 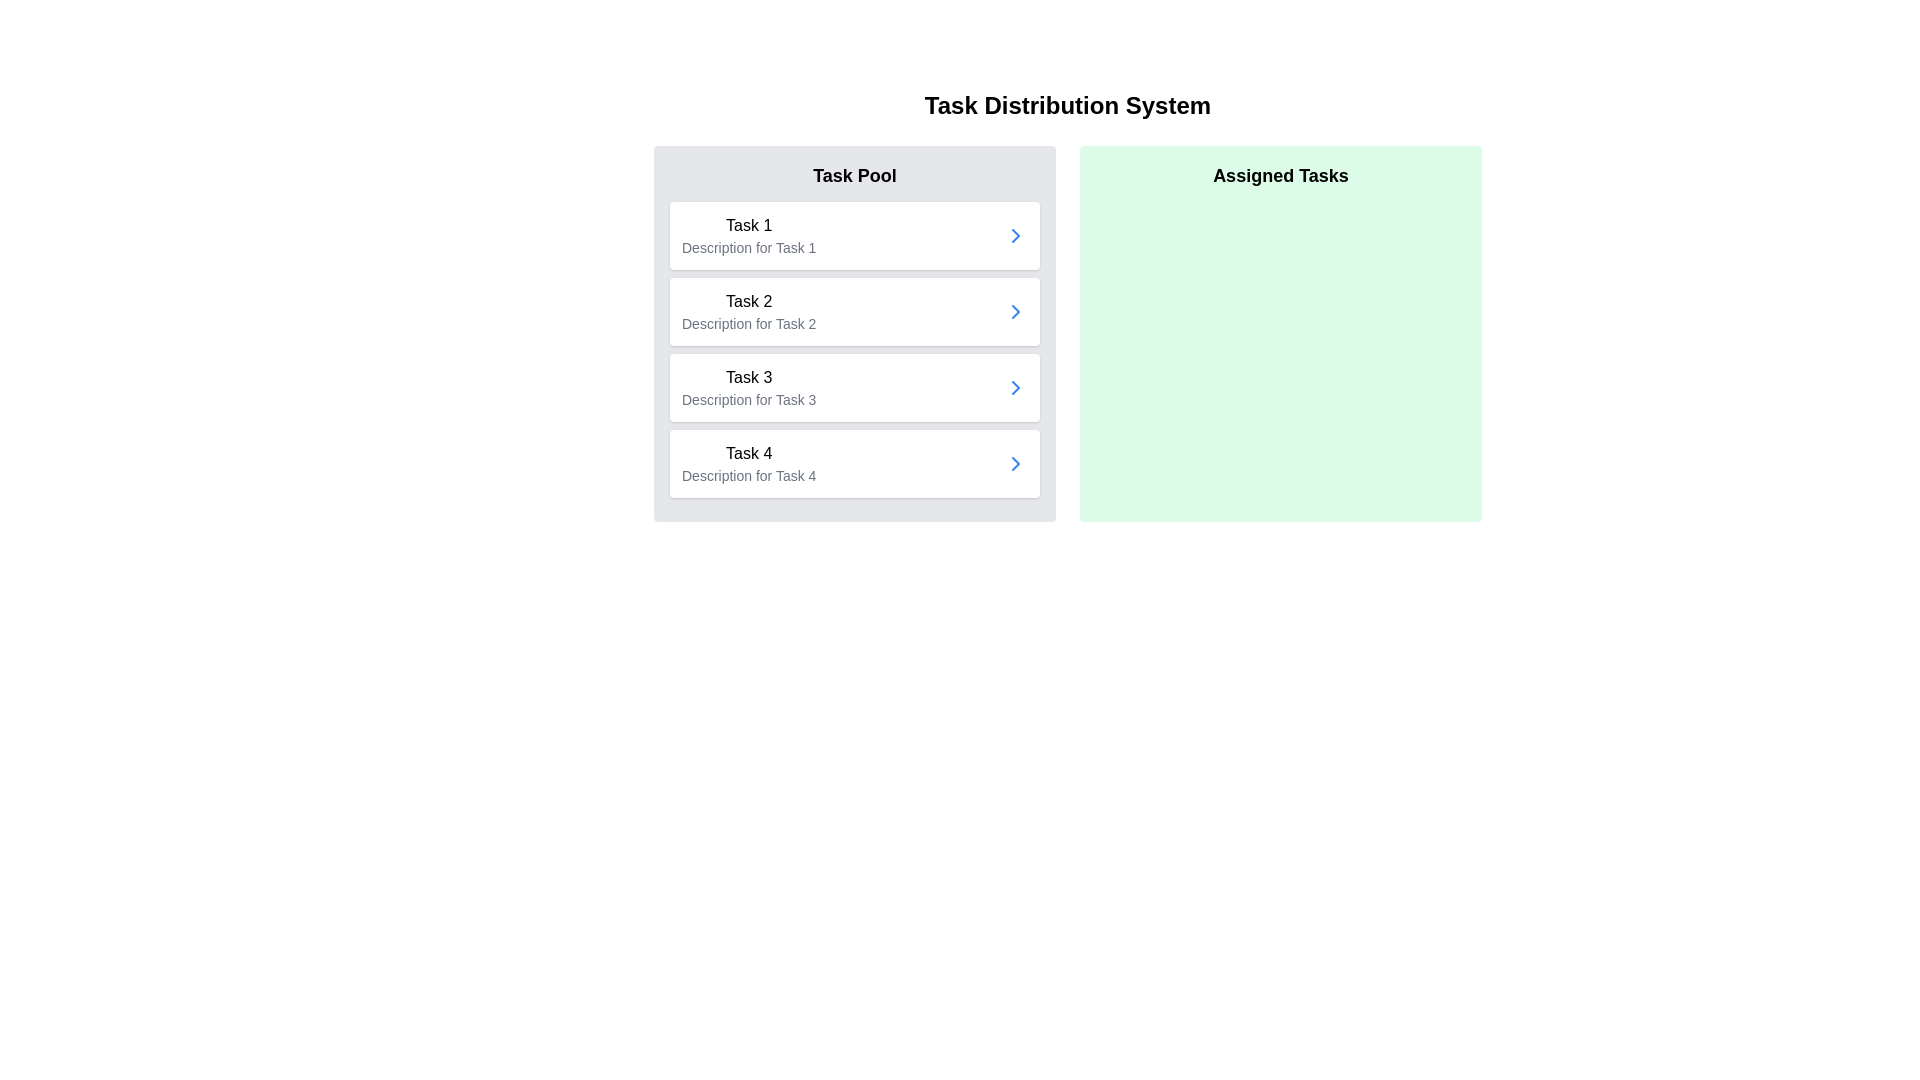 I want to click on the text label that displays the title of the second task in the task list, located in the 'Task Pool' section, so click(x=748, y=301).